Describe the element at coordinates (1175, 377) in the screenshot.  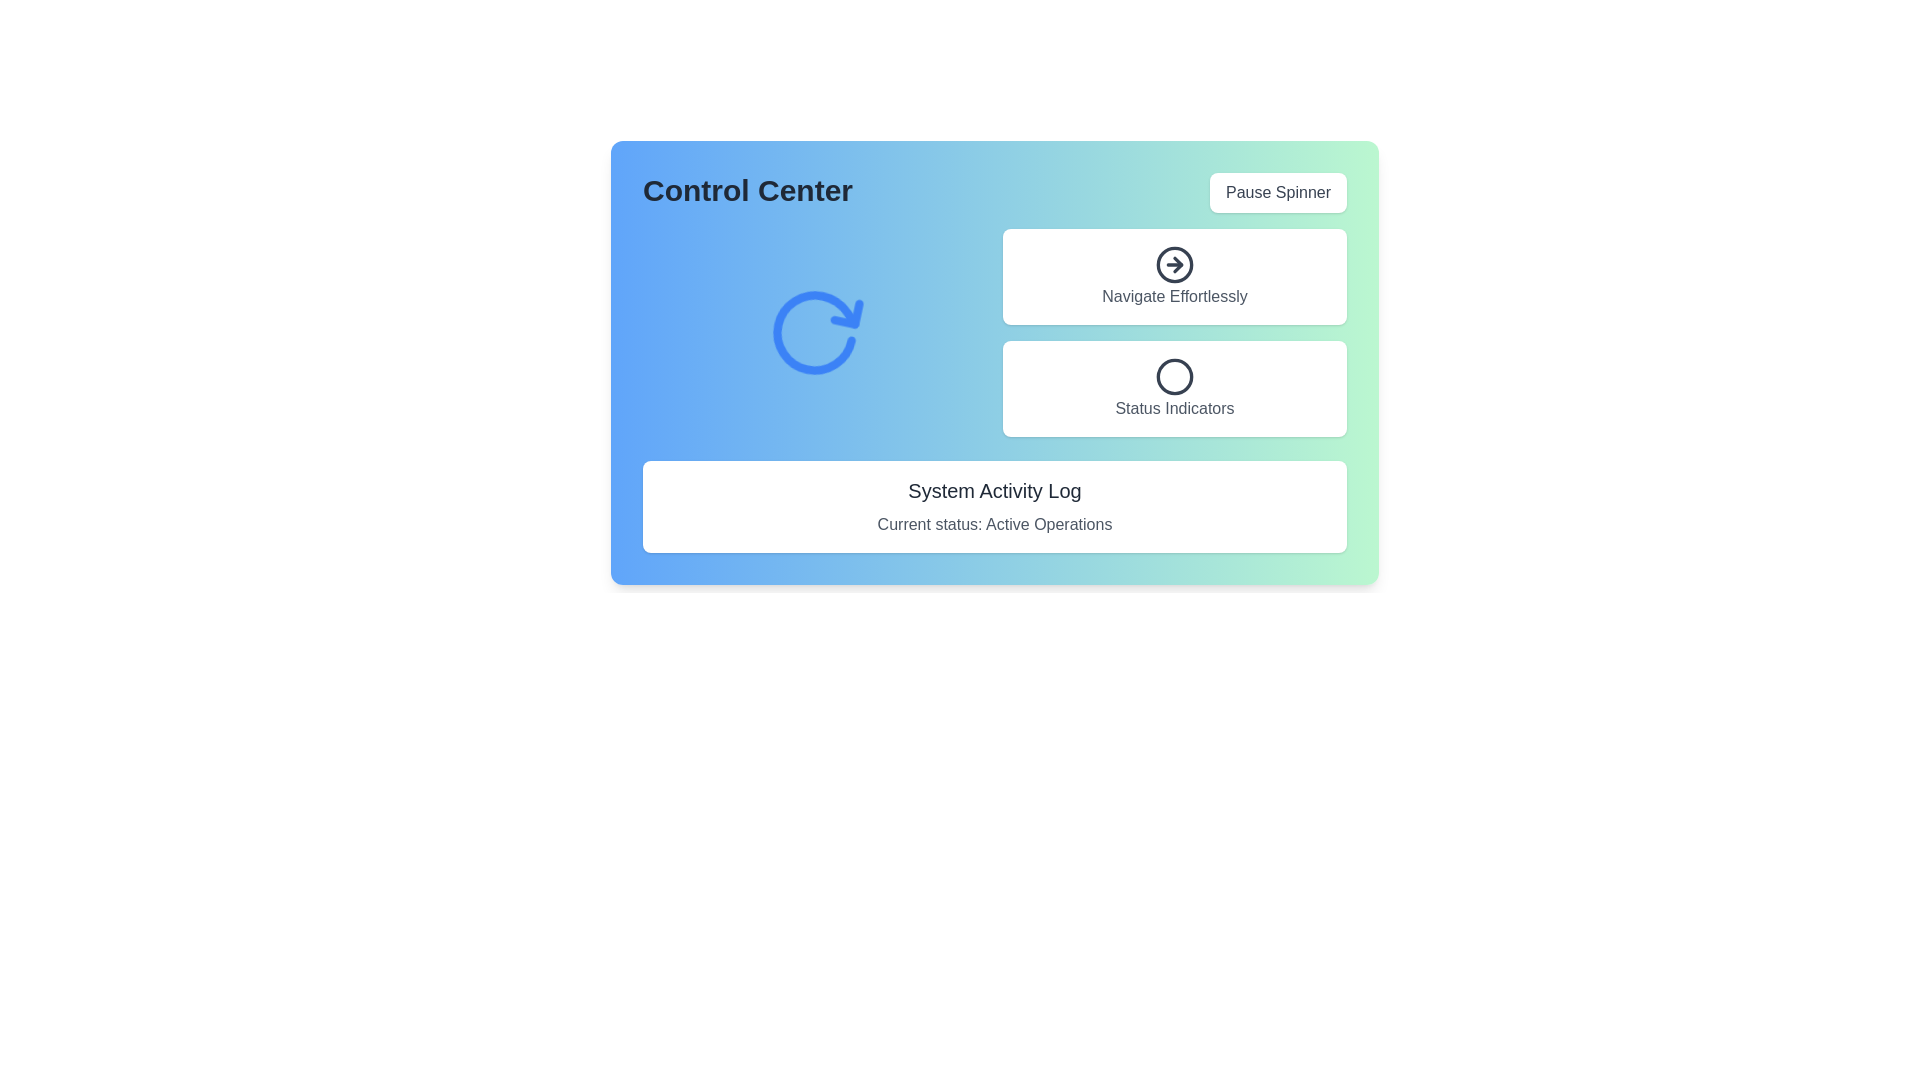
I see `the circular icon with a black outer border and white fill, located in the second rectangular card area labeled 'Status Indicators' on the right side of the interface` at that location.